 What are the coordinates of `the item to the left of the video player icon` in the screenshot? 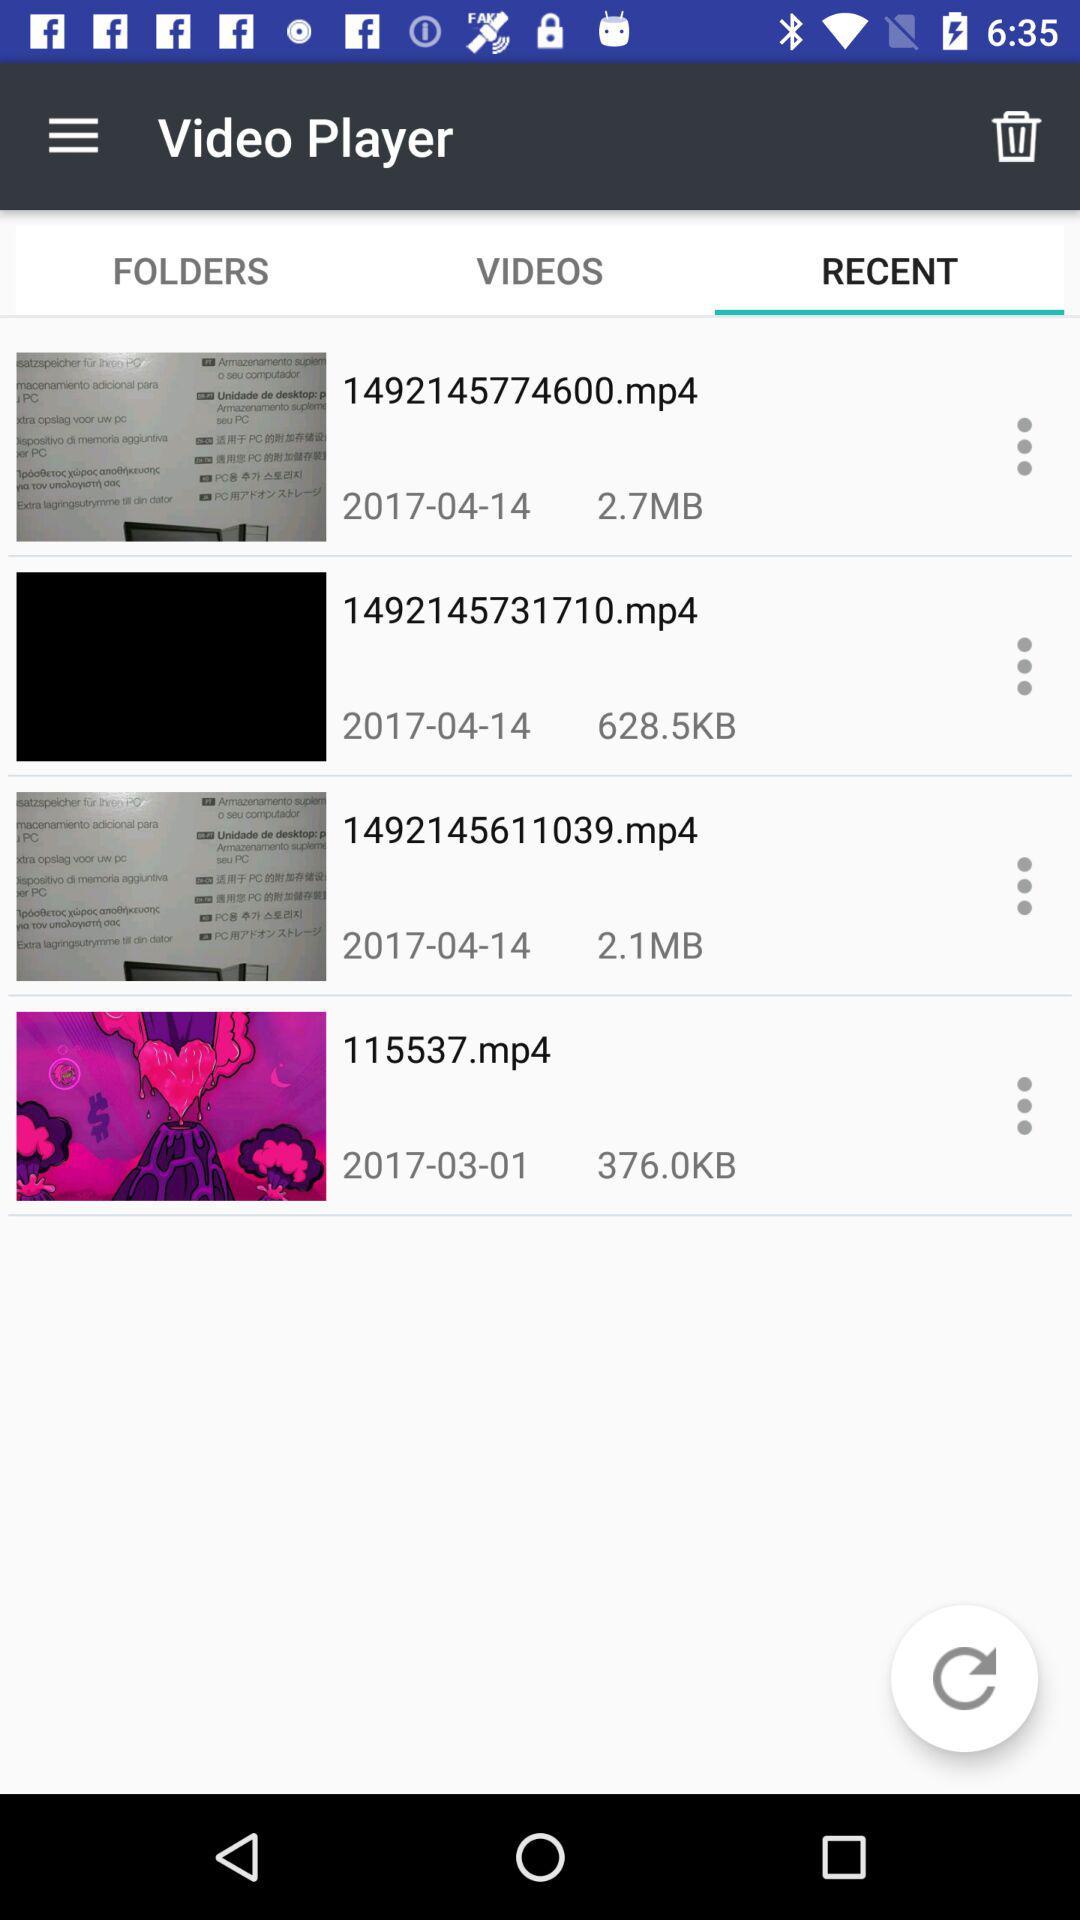 It's located at (72, 135).